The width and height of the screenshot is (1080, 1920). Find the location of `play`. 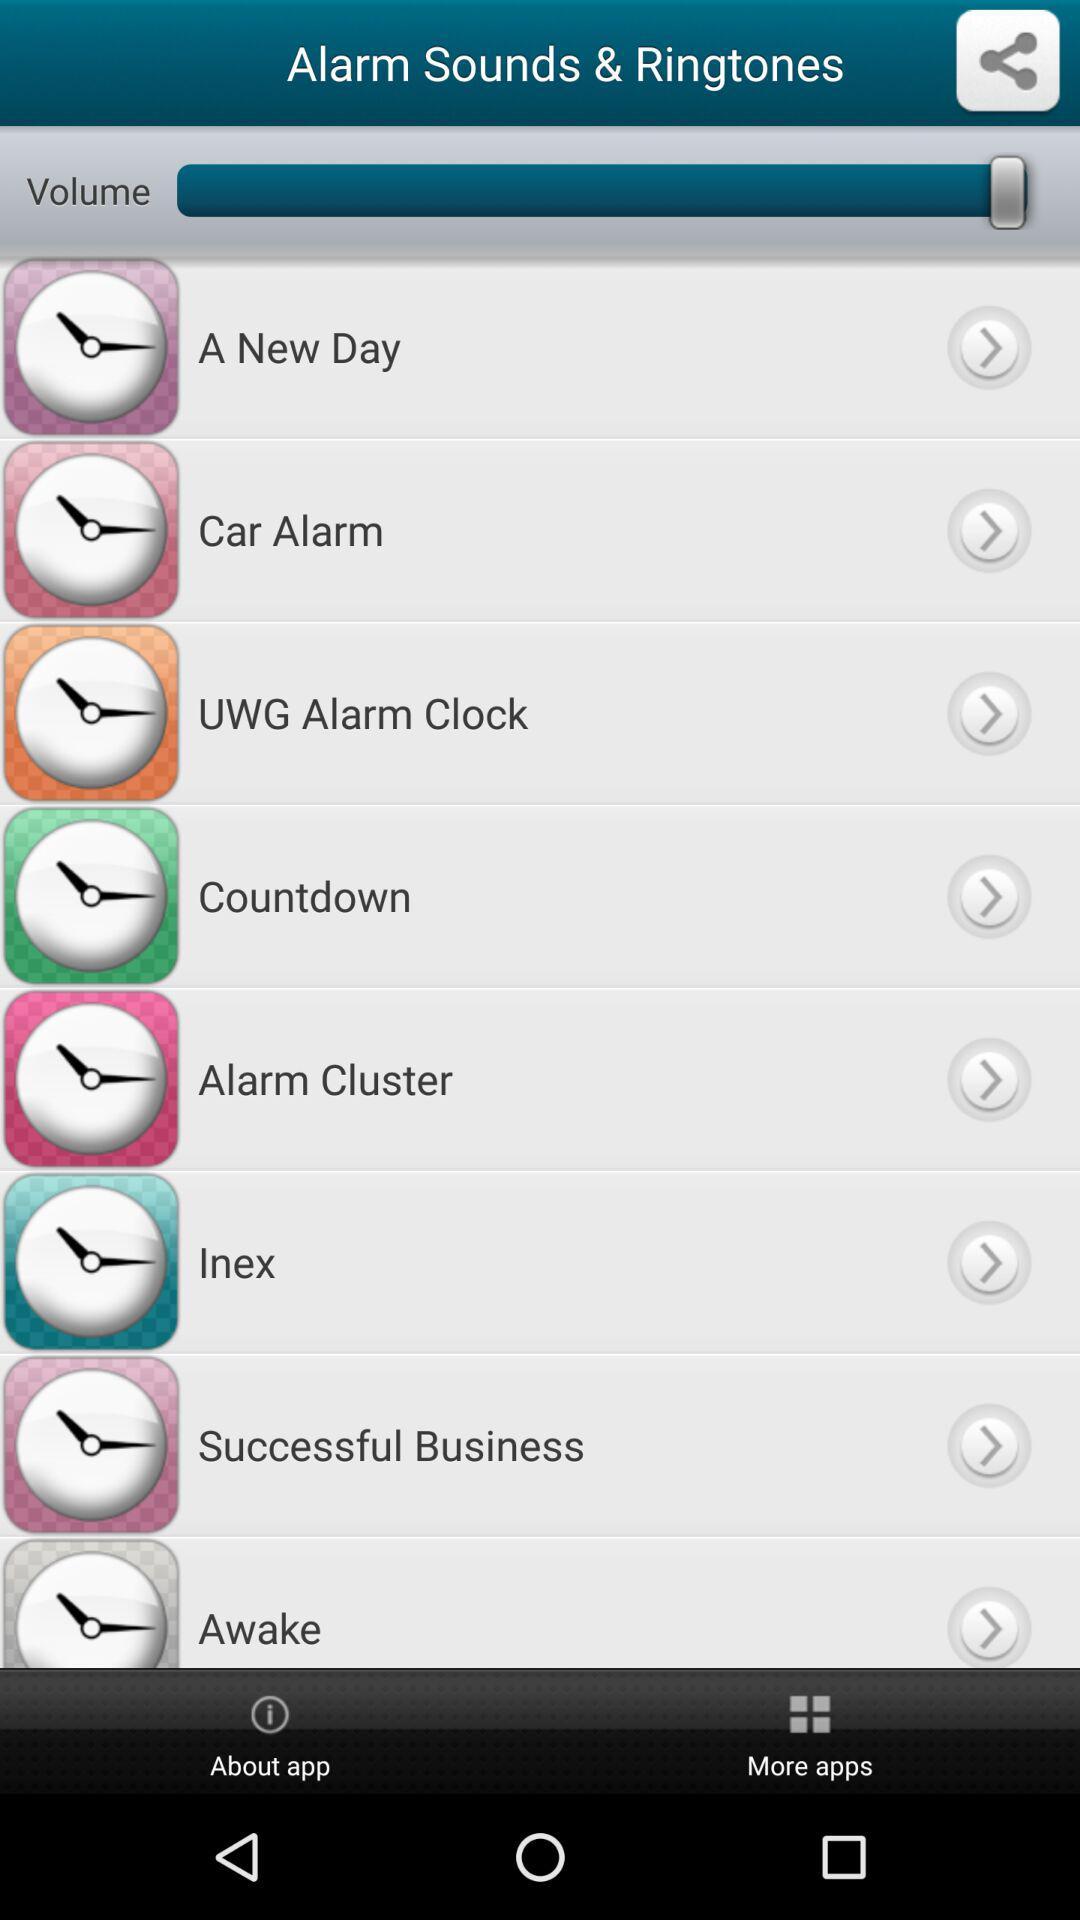

play is located at coordinates (987, 1077).